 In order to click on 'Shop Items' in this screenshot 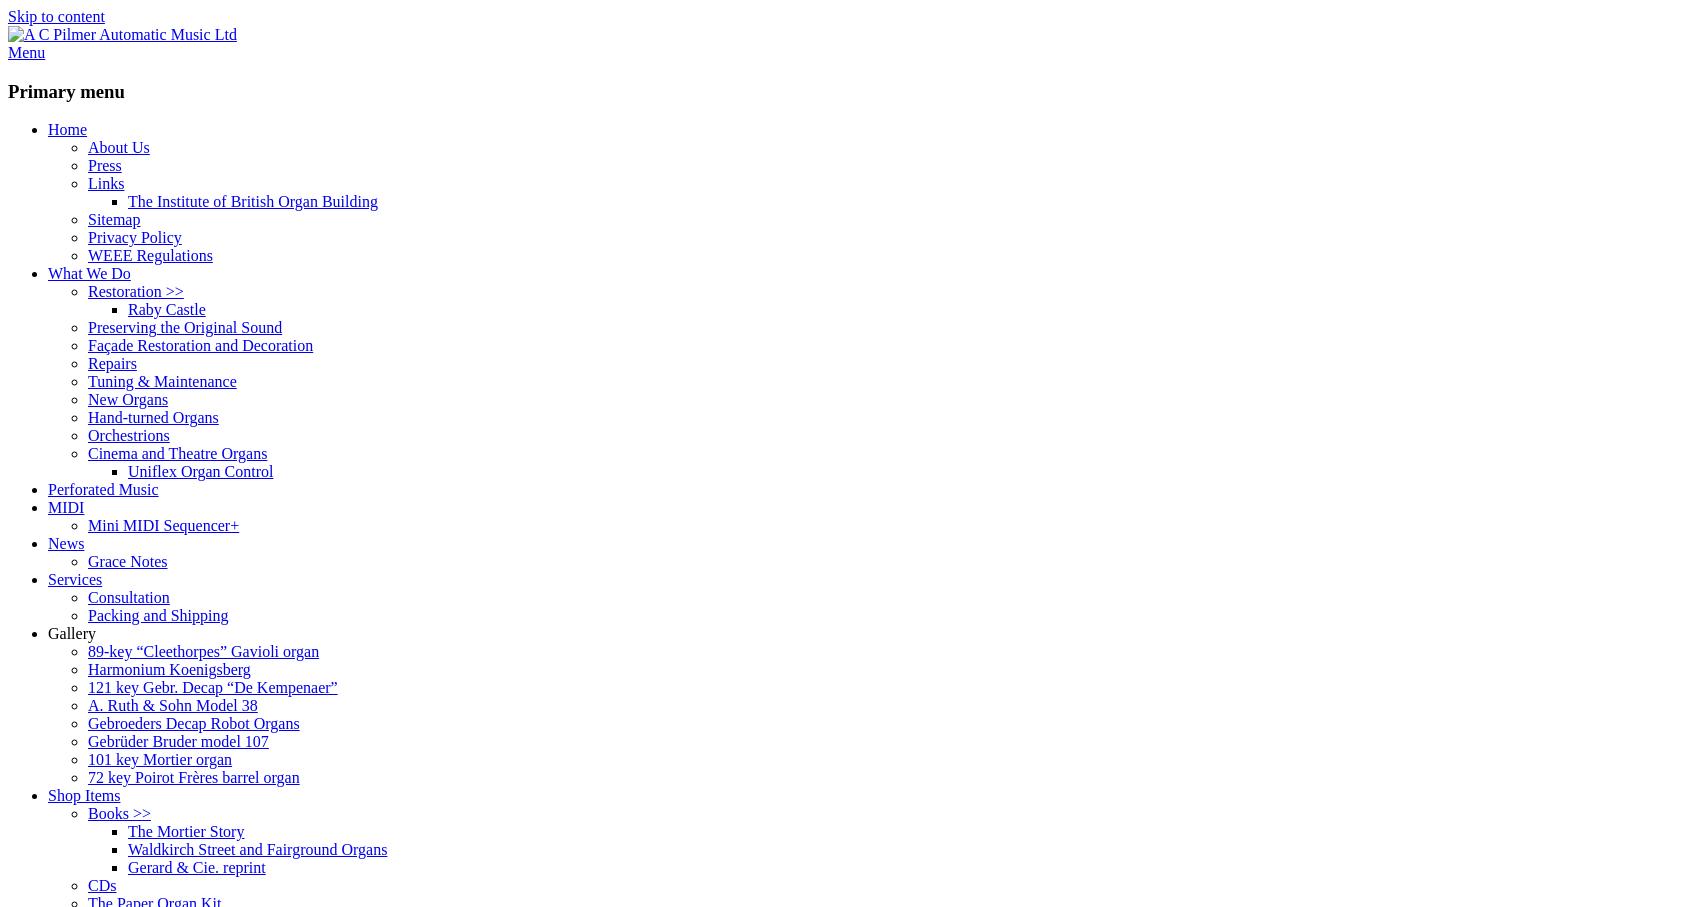, I will do `click(47, 795)`.